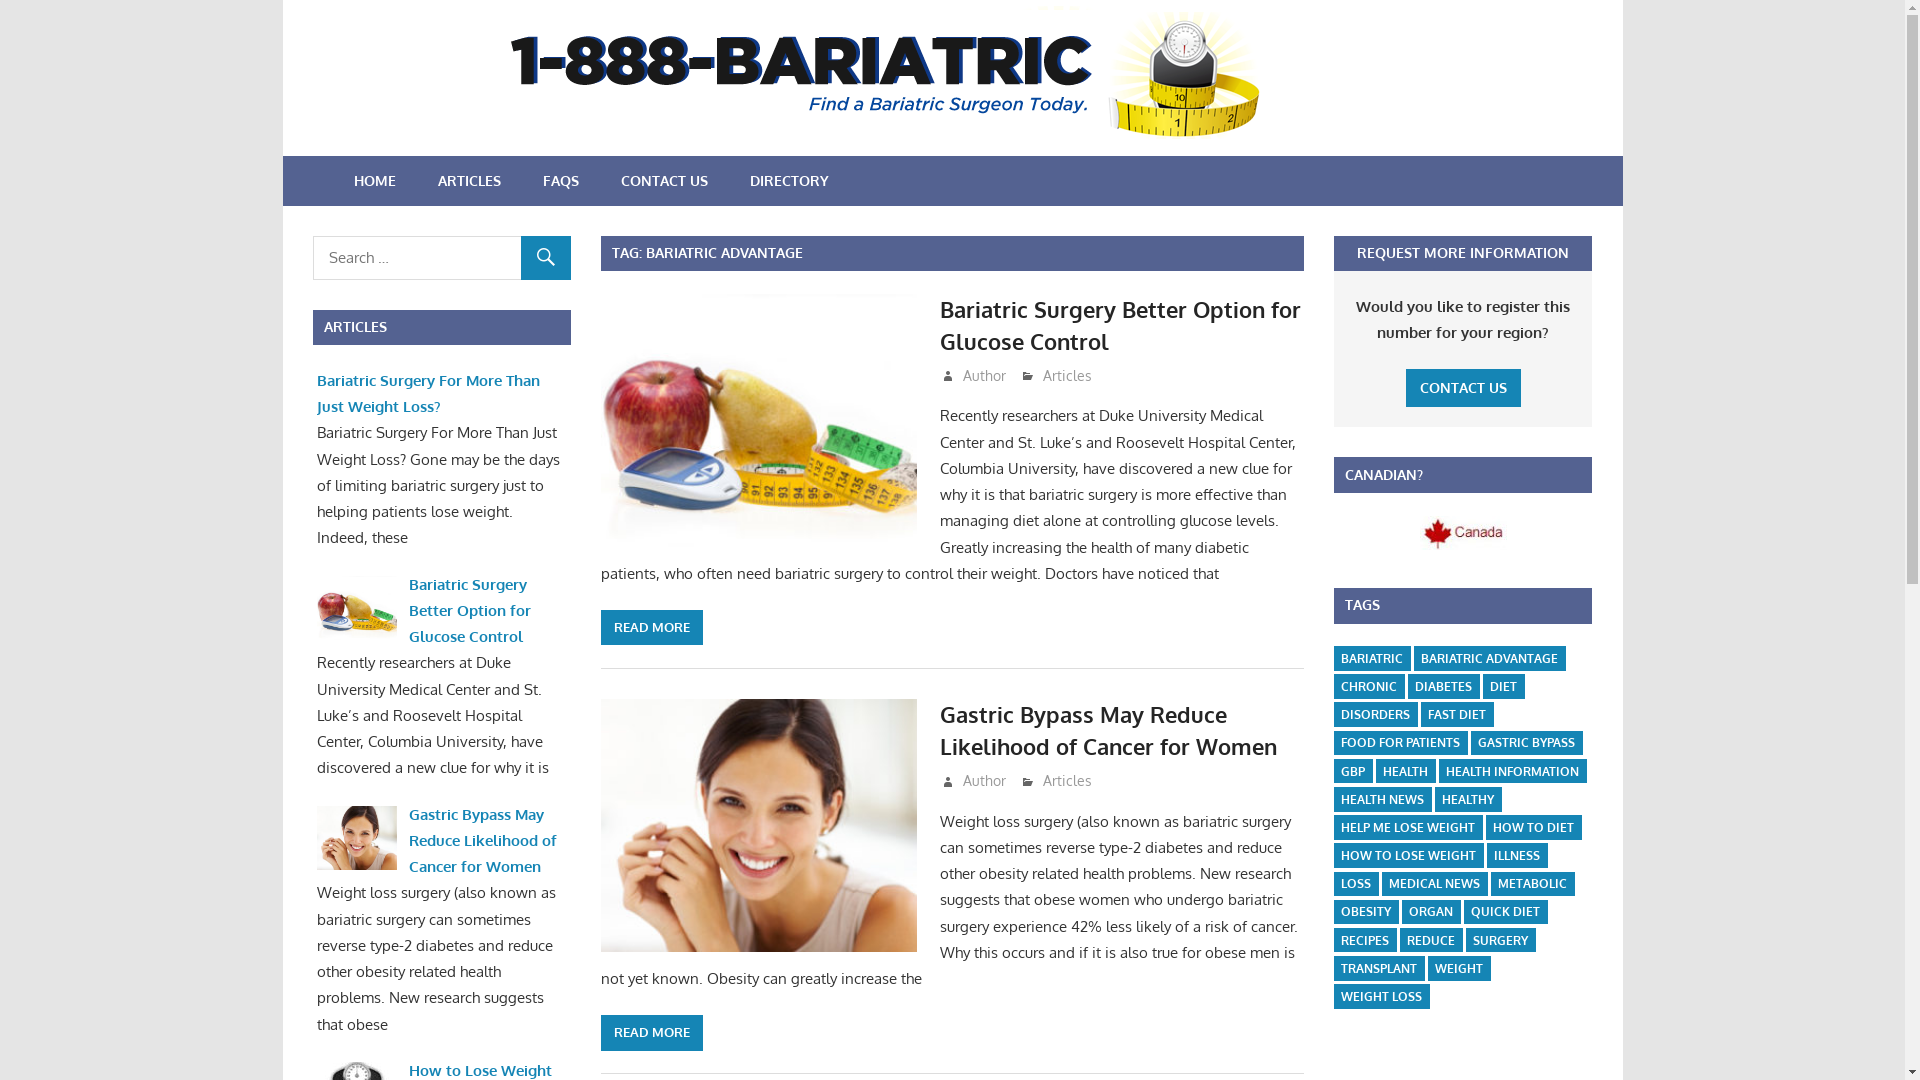 The height and width of the screenshot is (1080, 1920). What do you see at coordinates (1419, 713) in the screenshot?
I see `'FAST DIET'` at bounding box center [1419, 713].